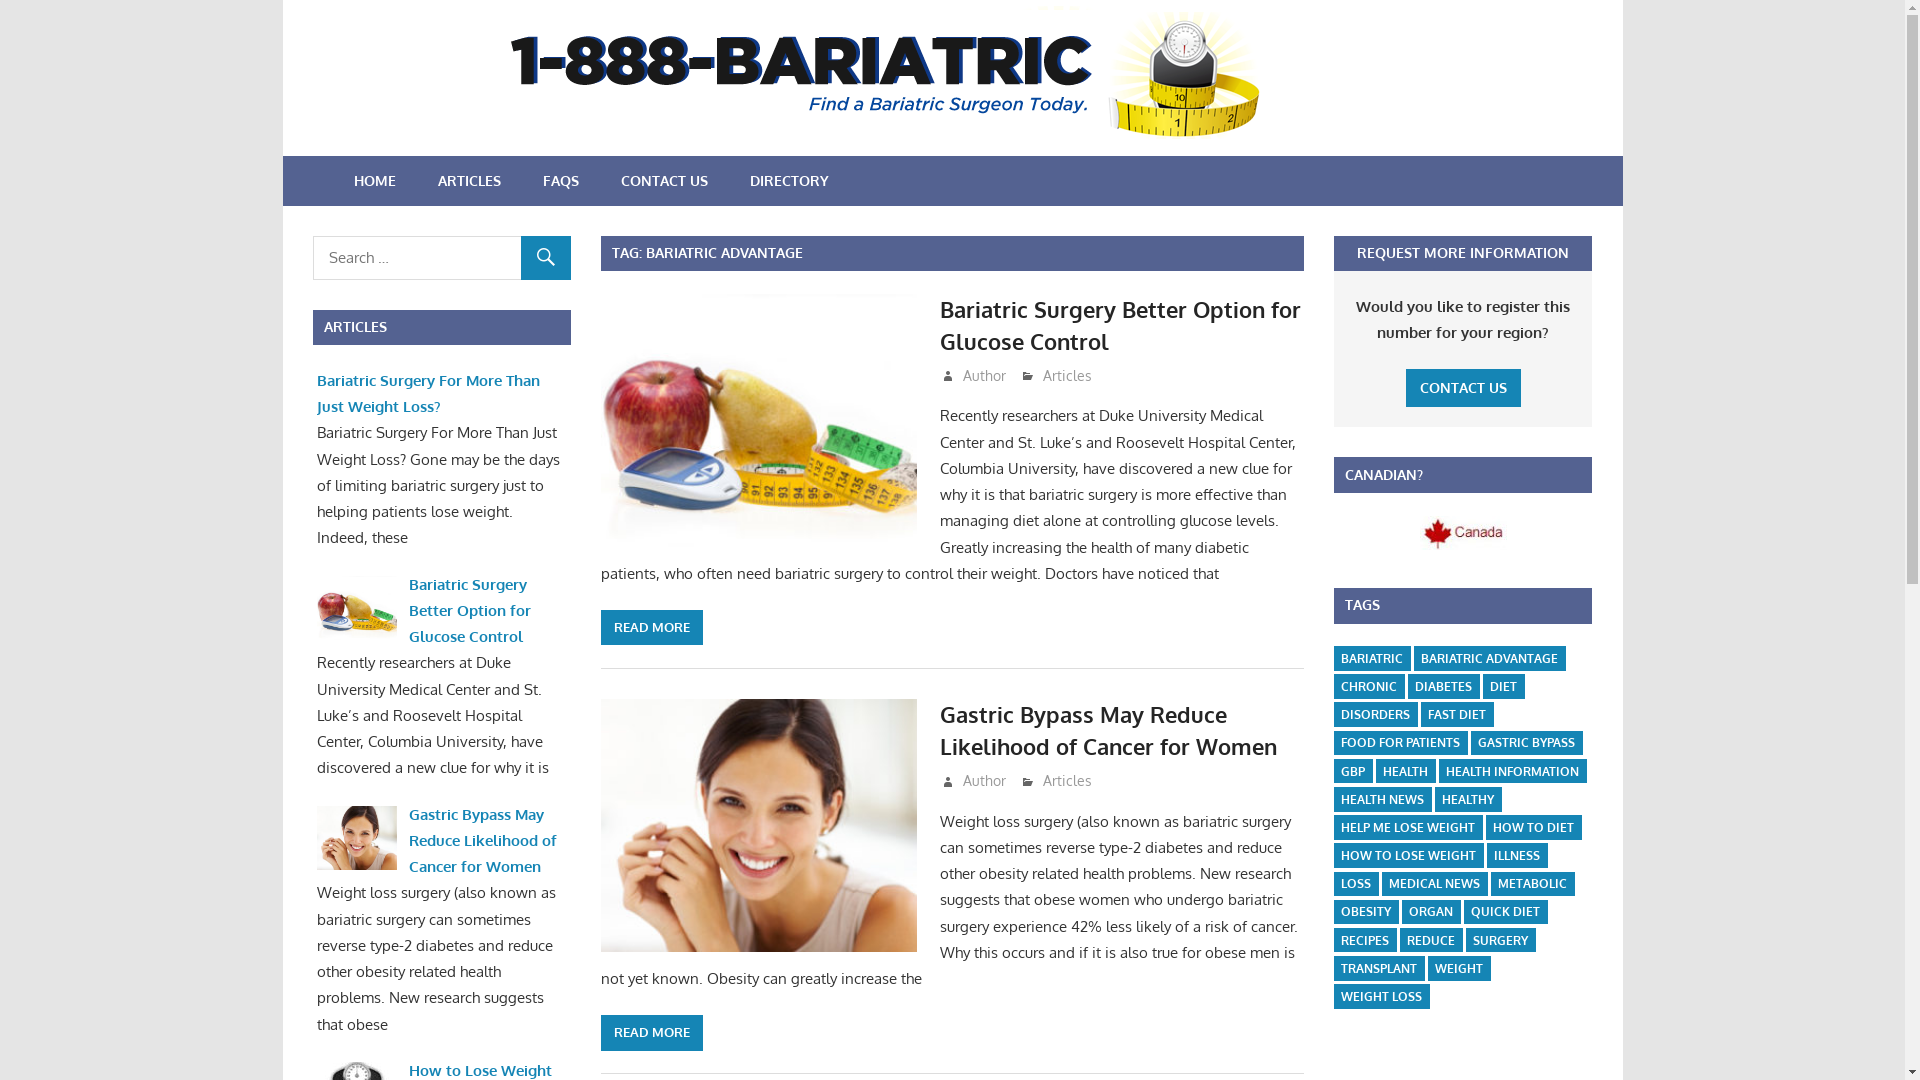 The height and width of the screenshot is (1080, 1920). What do you see at coordinates (1419, 713) in the screenshot?
I see `'FAST DIET'` at bounding box center [1419, 713].